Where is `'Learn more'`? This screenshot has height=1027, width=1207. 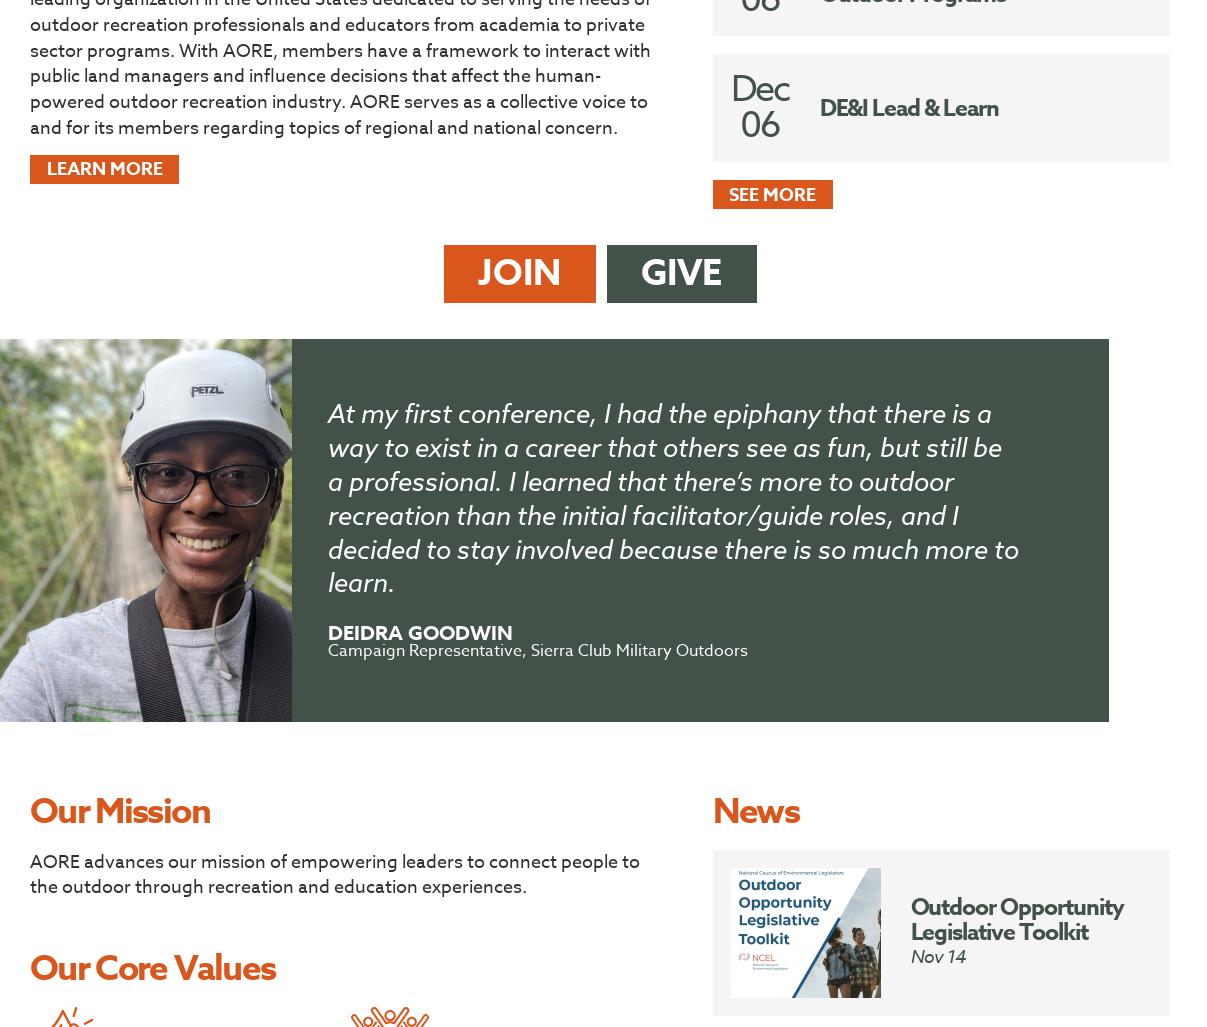
'Learn more' is located at coordinates (103, 169).